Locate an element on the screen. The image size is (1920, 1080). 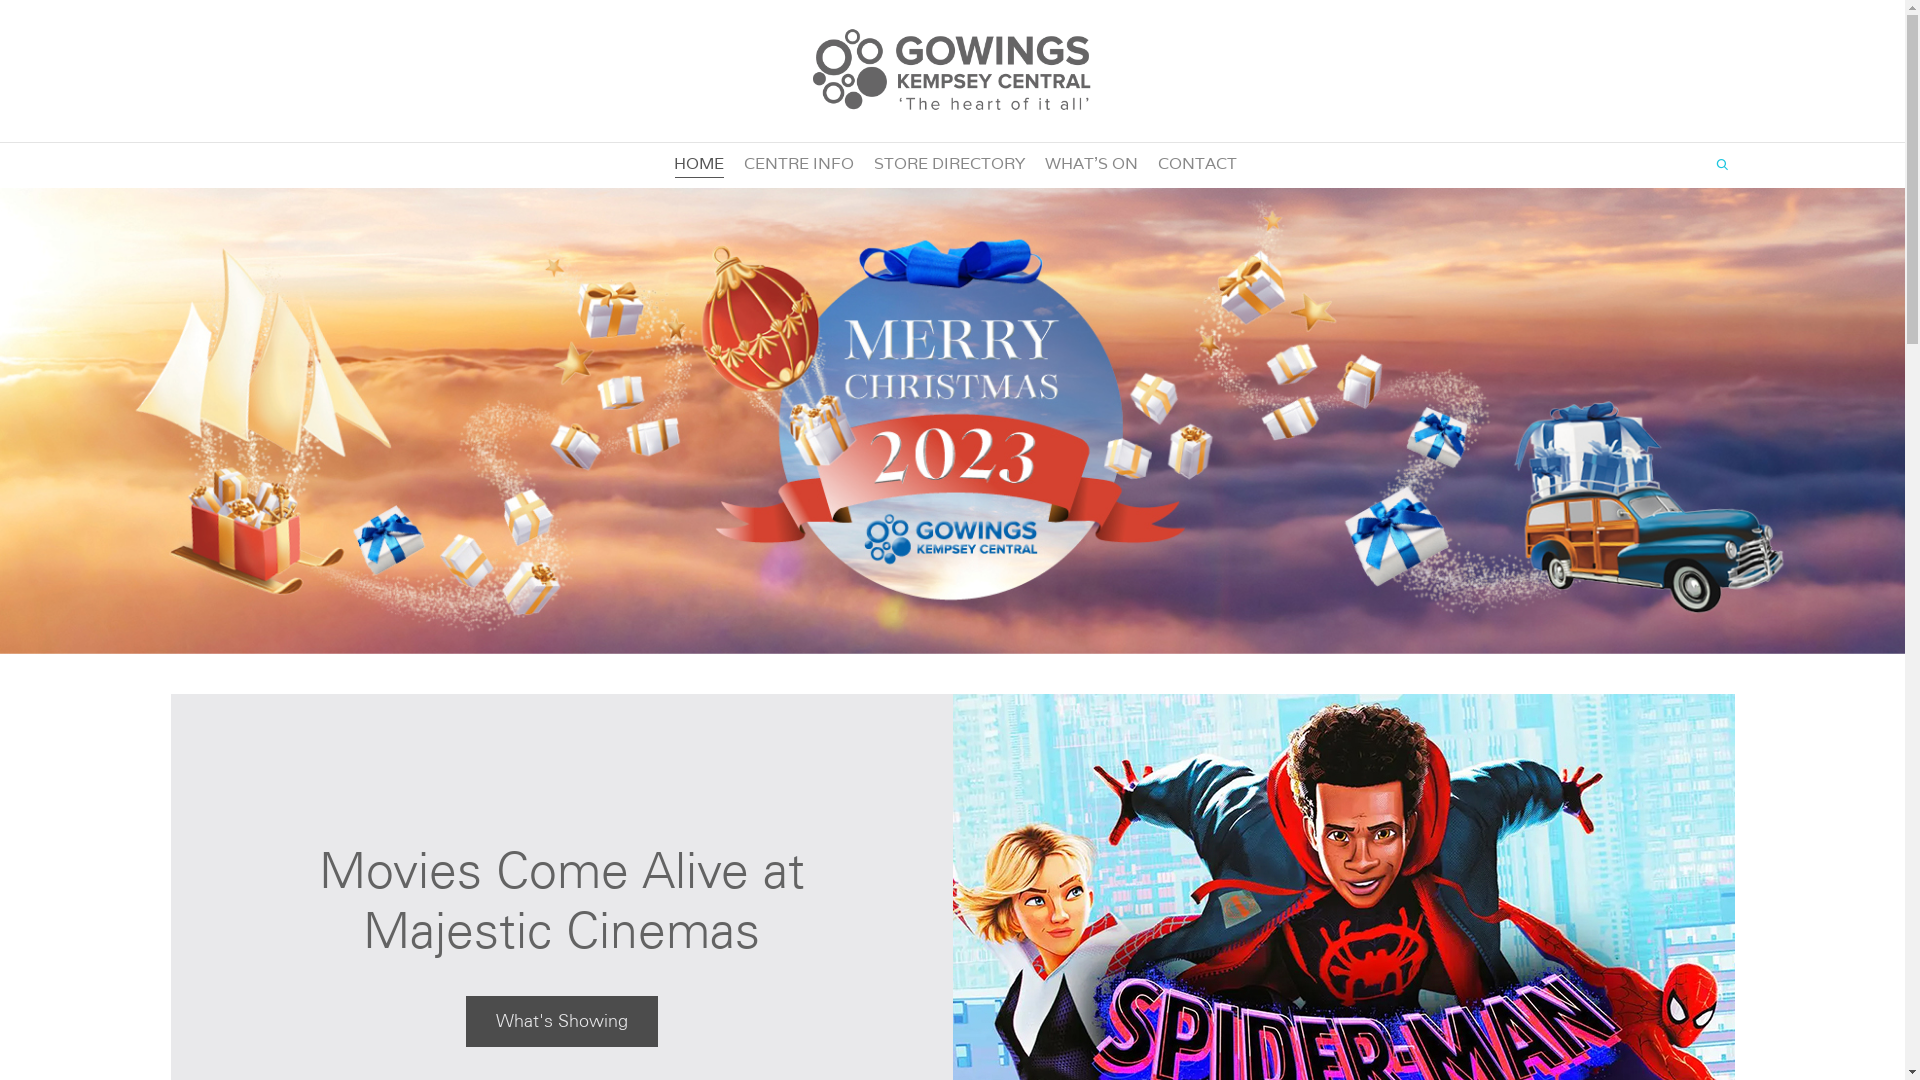
'CONTACT' is located at coordinates (1197, 163).